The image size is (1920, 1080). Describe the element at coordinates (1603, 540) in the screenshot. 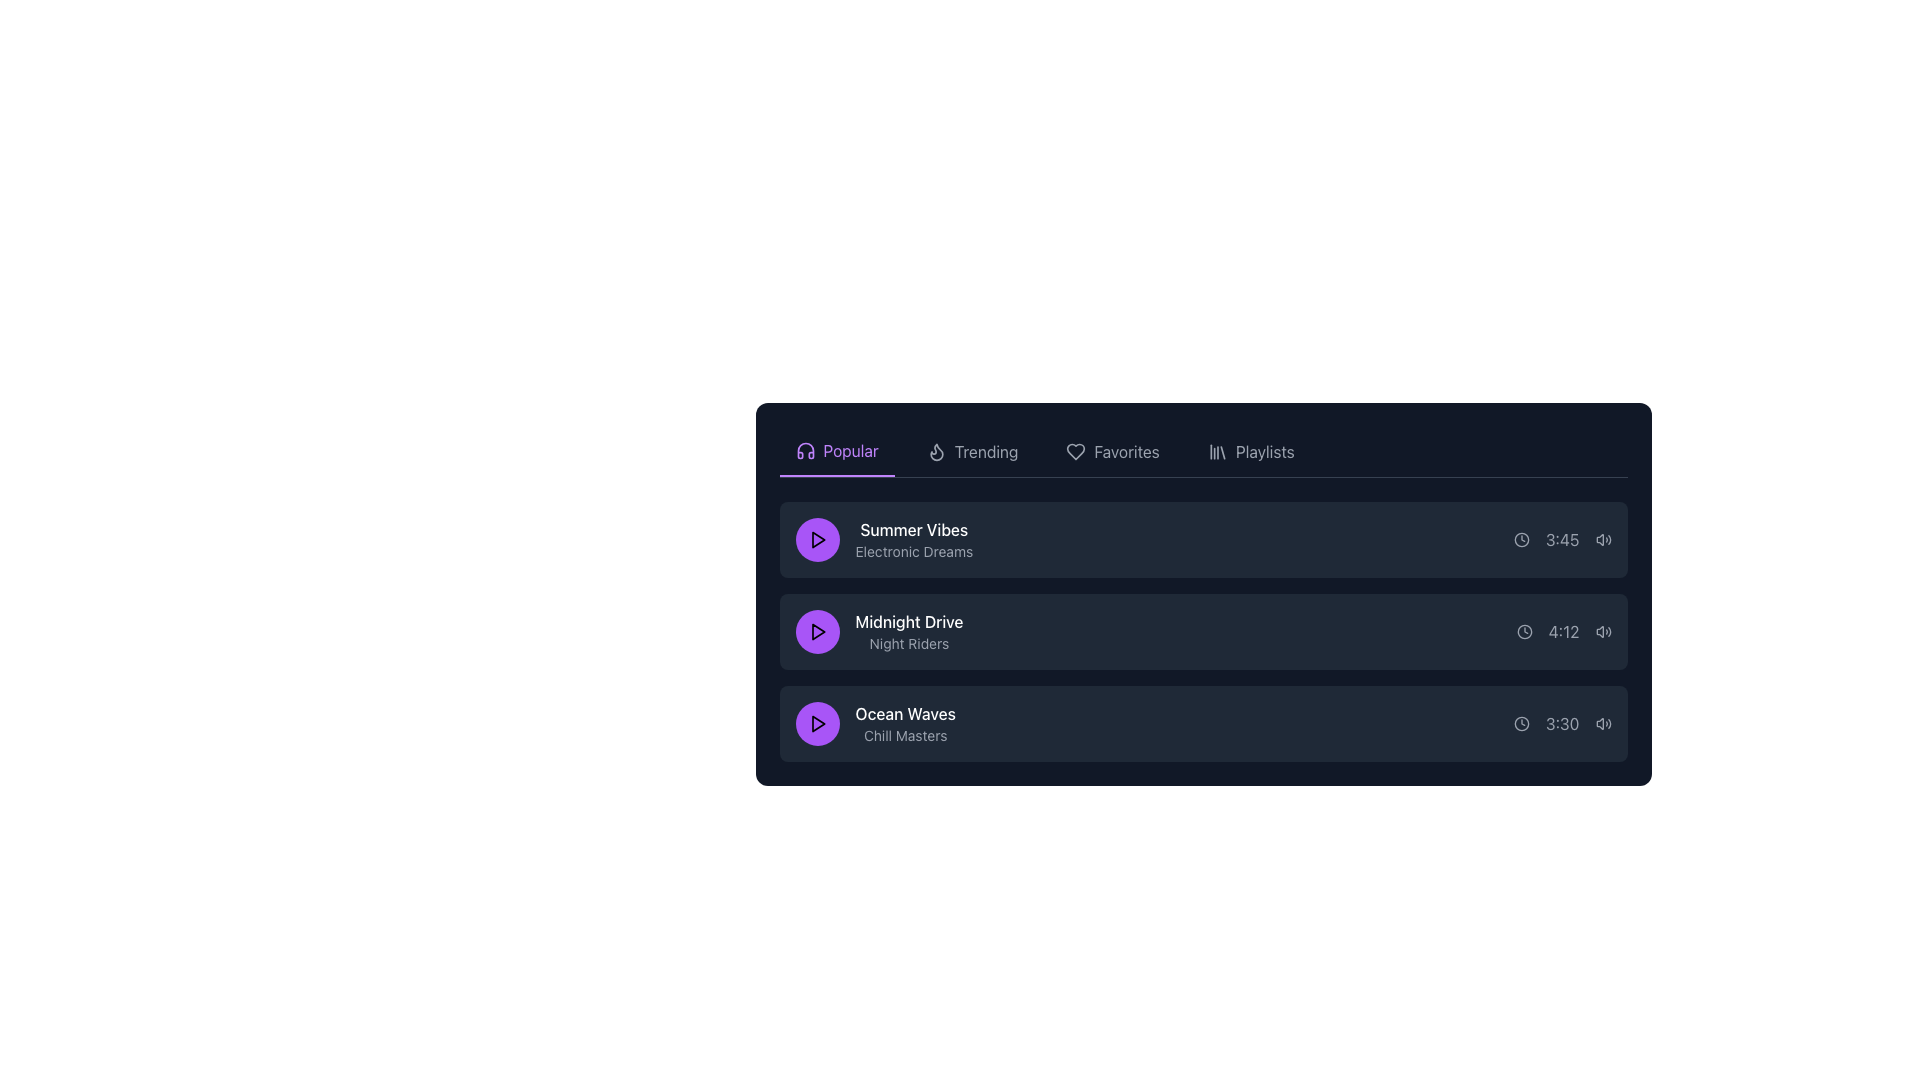

I see `the small, compact speaker icon with sound waves, located to the right of the timestamp '3:45'` at that location.